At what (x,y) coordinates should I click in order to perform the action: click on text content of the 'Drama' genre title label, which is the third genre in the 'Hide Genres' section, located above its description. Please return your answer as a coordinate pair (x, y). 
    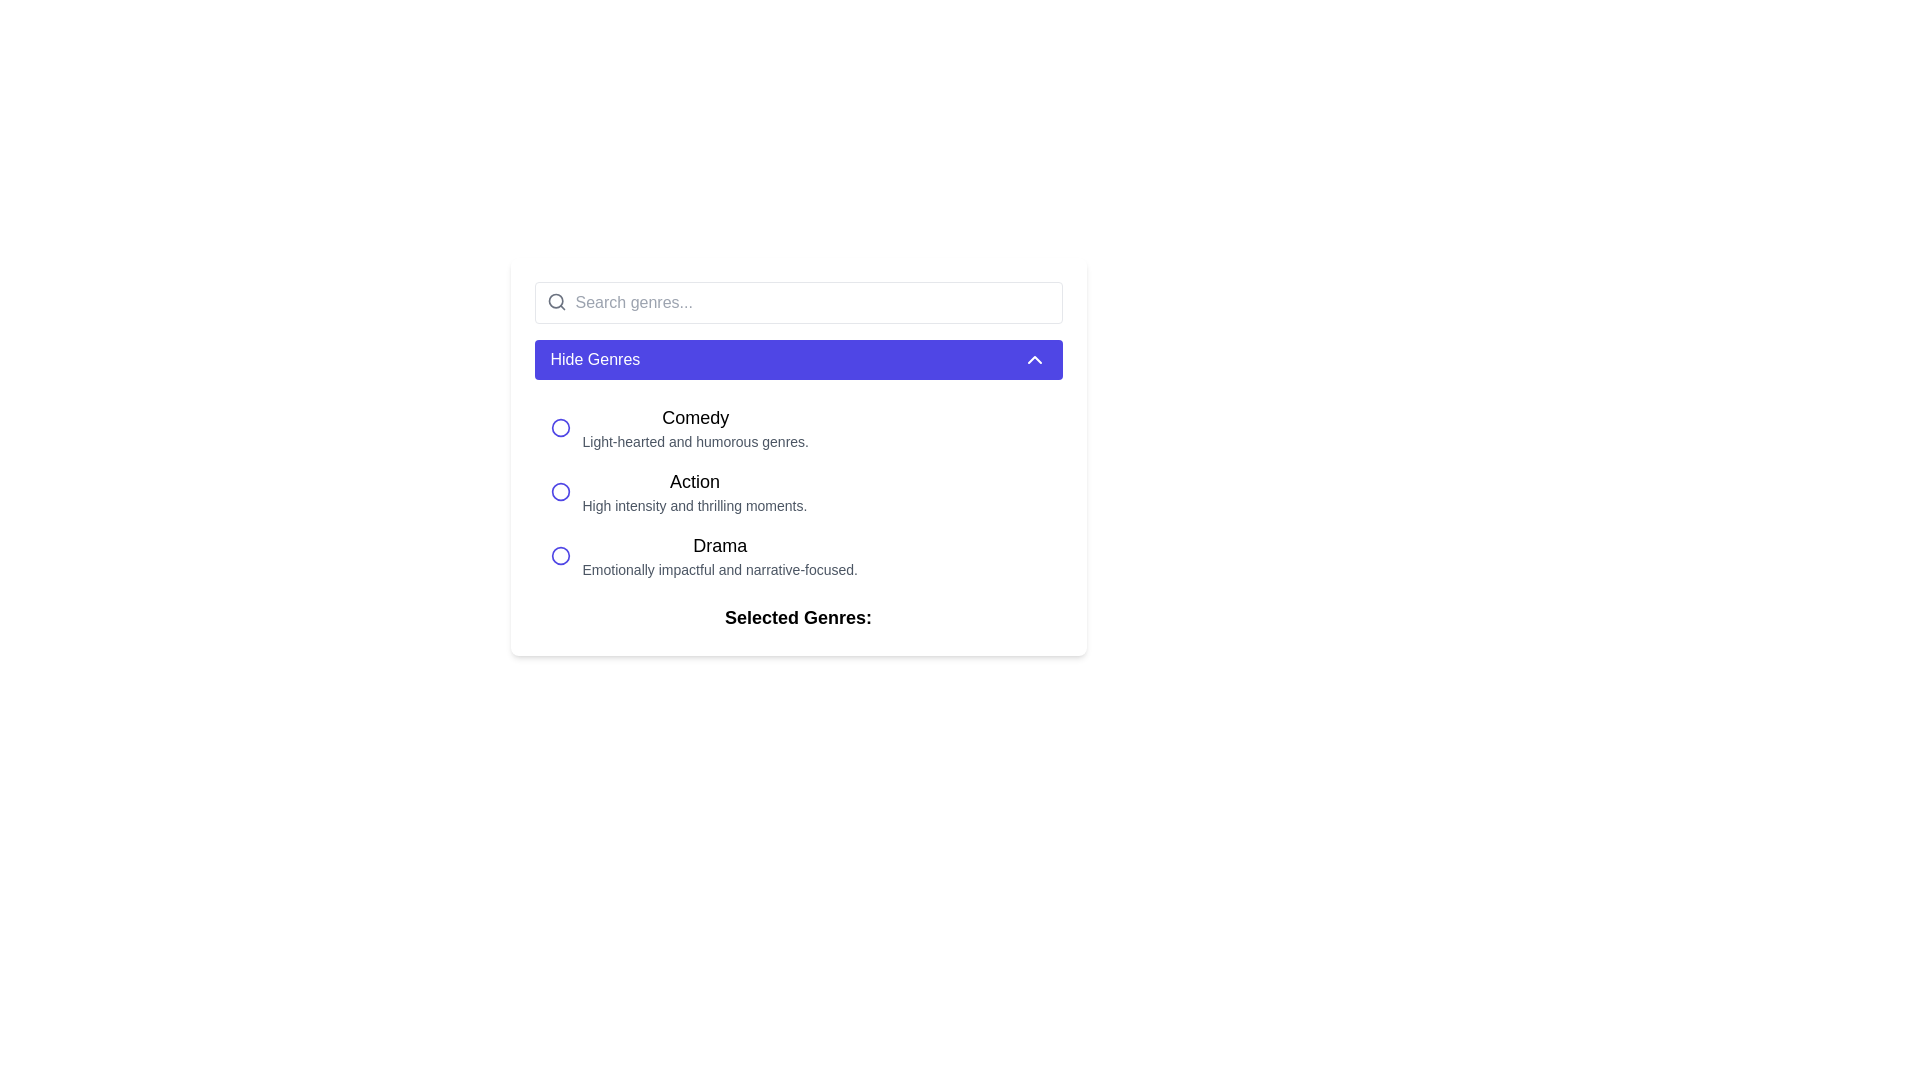
    Looking at the image, I should click on (720, 546).